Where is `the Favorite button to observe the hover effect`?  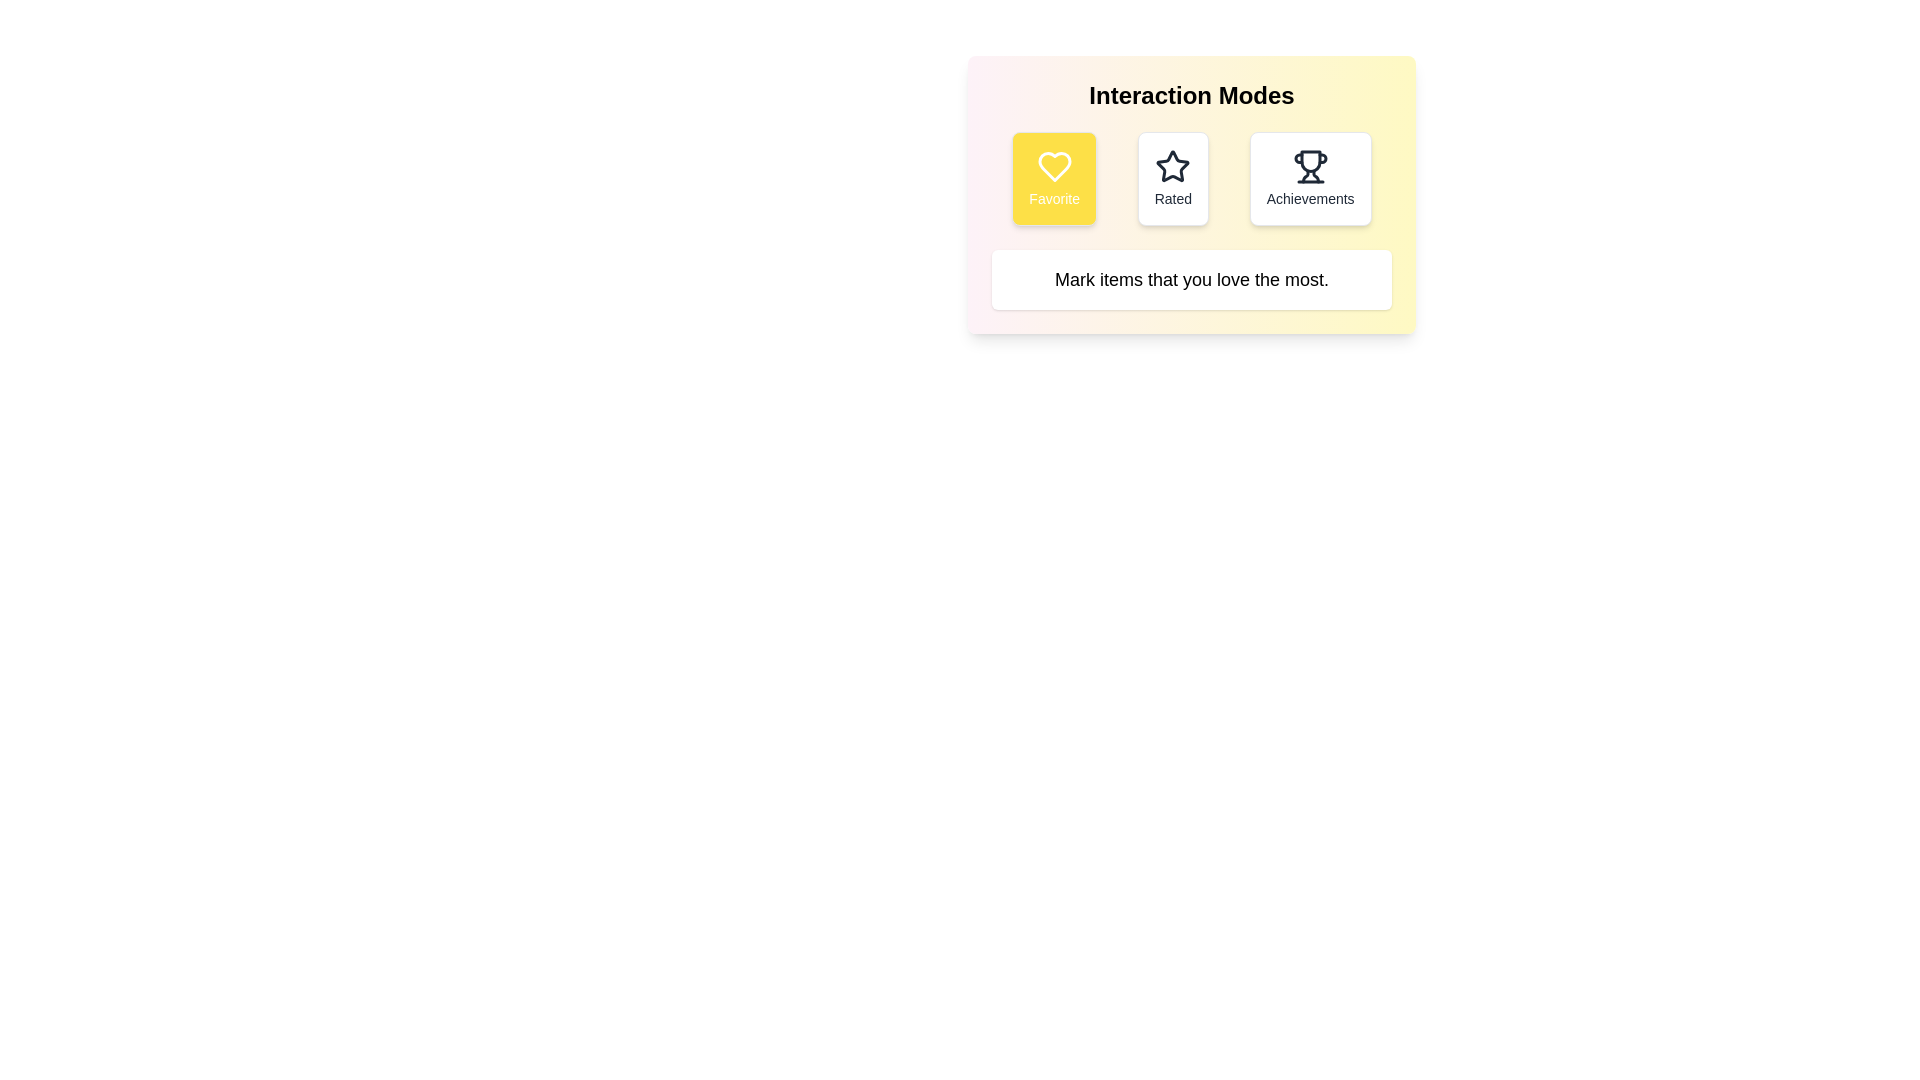
the Favorite button to observe the hover effect is located at coordinates (1053, 177).